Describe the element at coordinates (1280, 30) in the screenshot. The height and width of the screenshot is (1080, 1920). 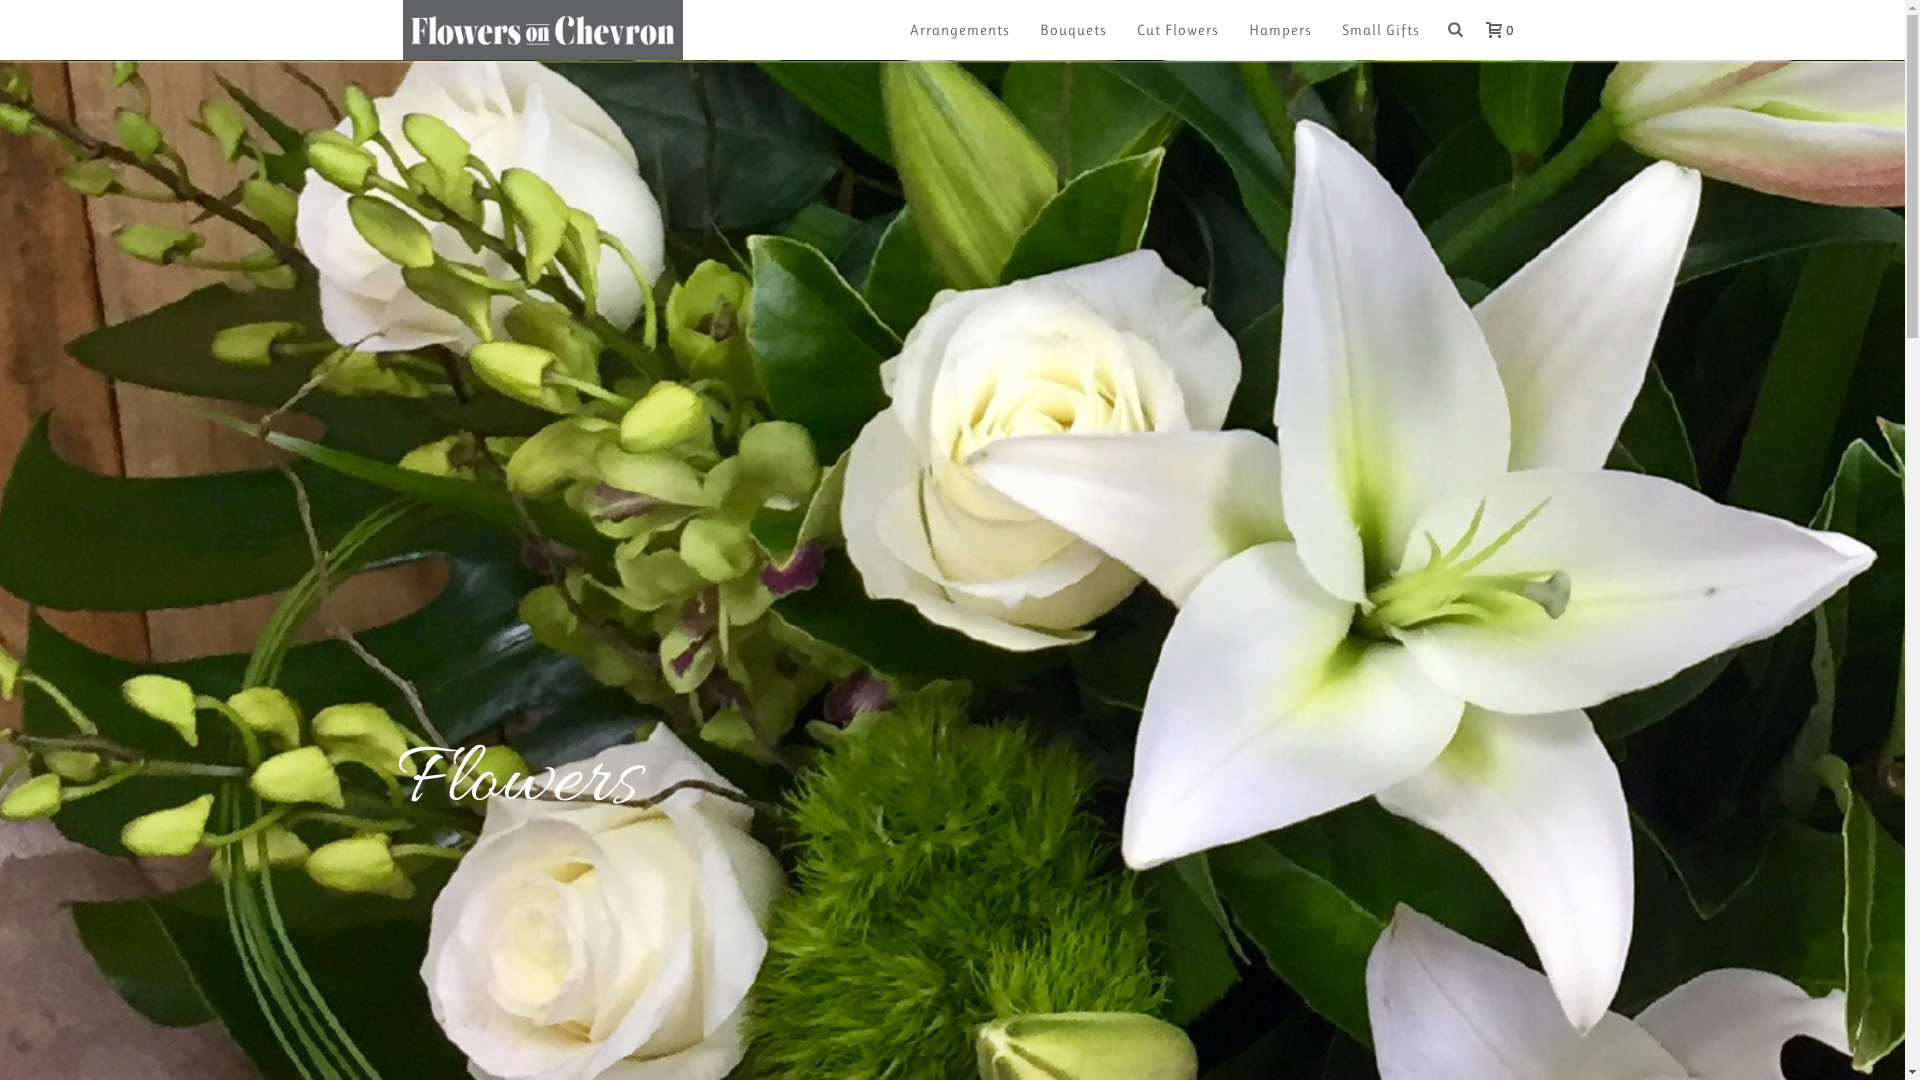
I see `'Hampers'` at that location.